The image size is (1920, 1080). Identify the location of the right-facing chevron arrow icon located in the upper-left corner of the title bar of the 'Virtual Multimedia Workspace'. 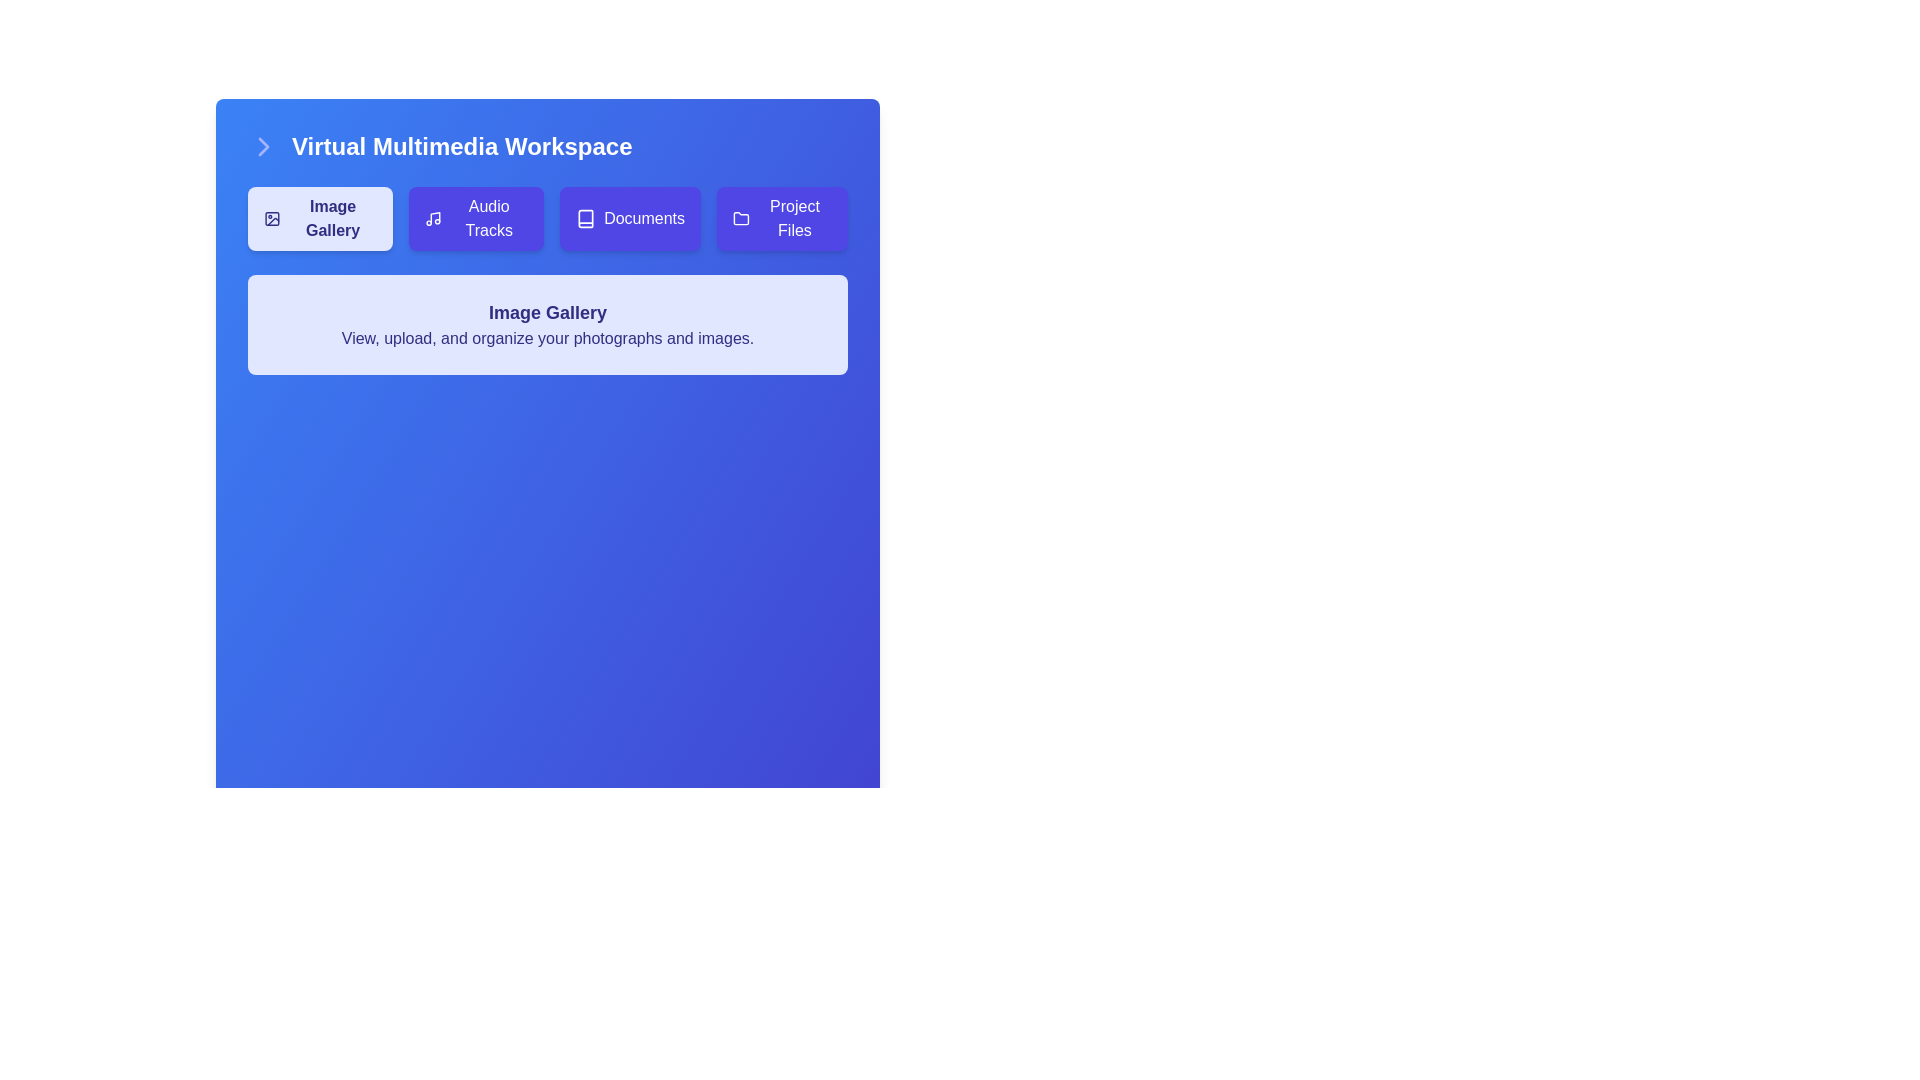
(263, 145).